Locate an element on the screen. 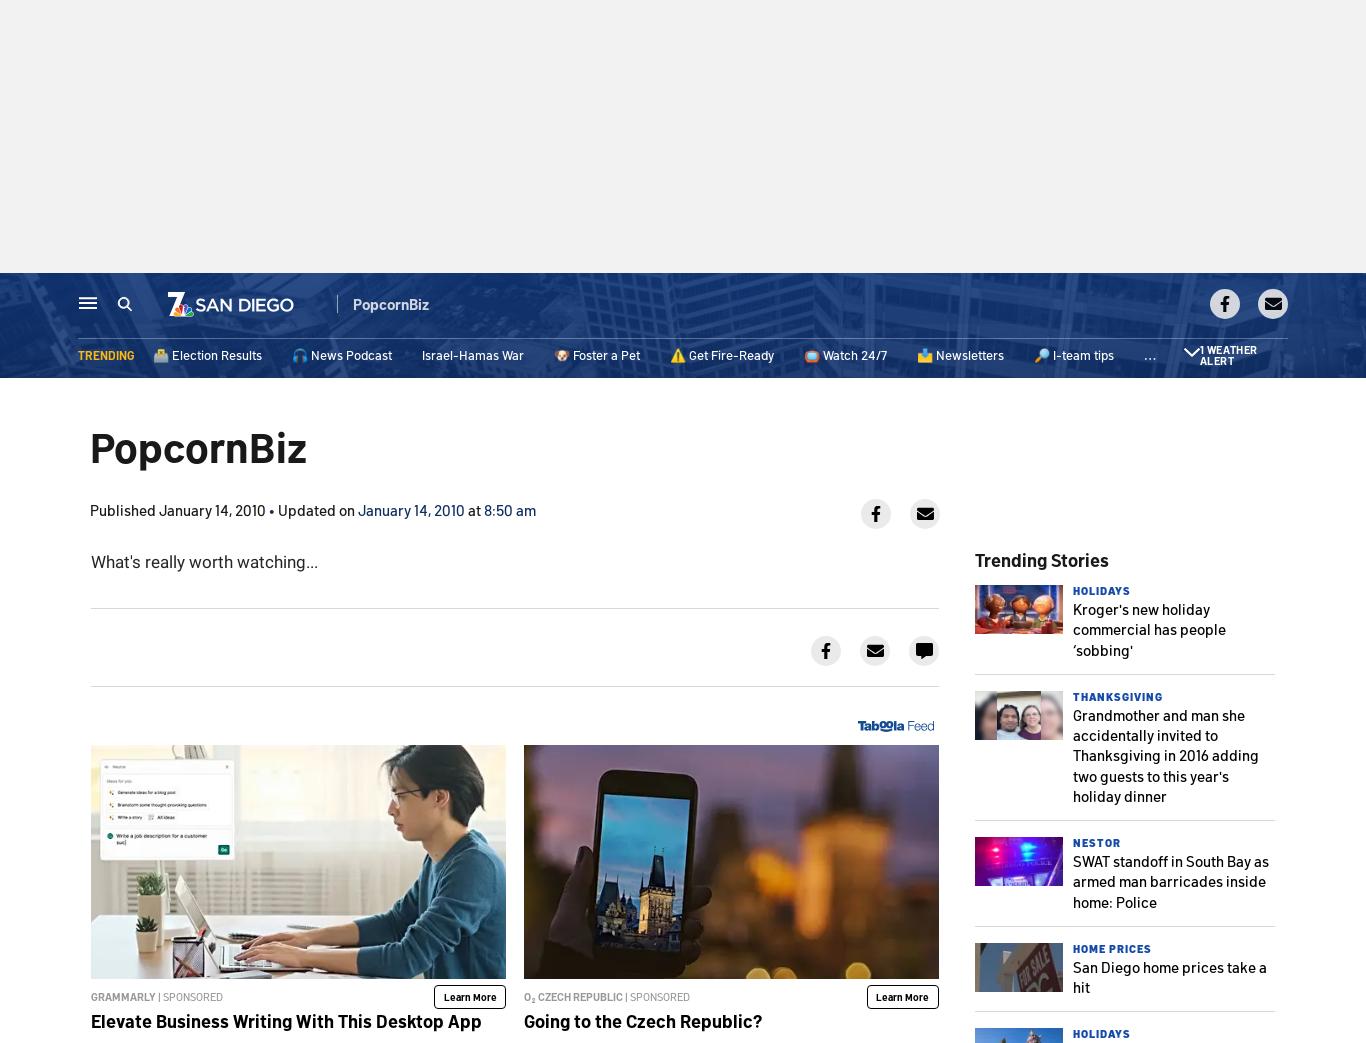  '☀️ In Your Neighborhood' is located at coordinates (1214, 356).